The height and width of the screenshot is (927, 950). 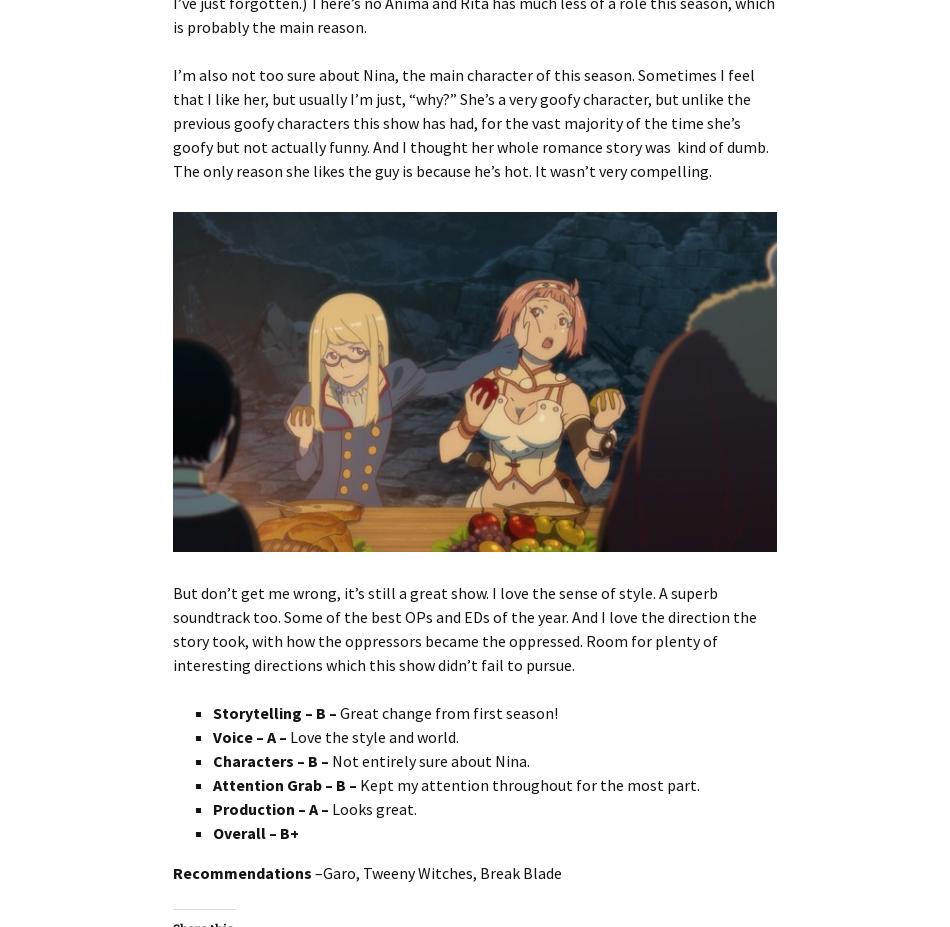 What do you see at coordinates (331, 758) in the screenshot?
I see `'Not entirely sure about Nina.'` at bounding box center [331, 758].